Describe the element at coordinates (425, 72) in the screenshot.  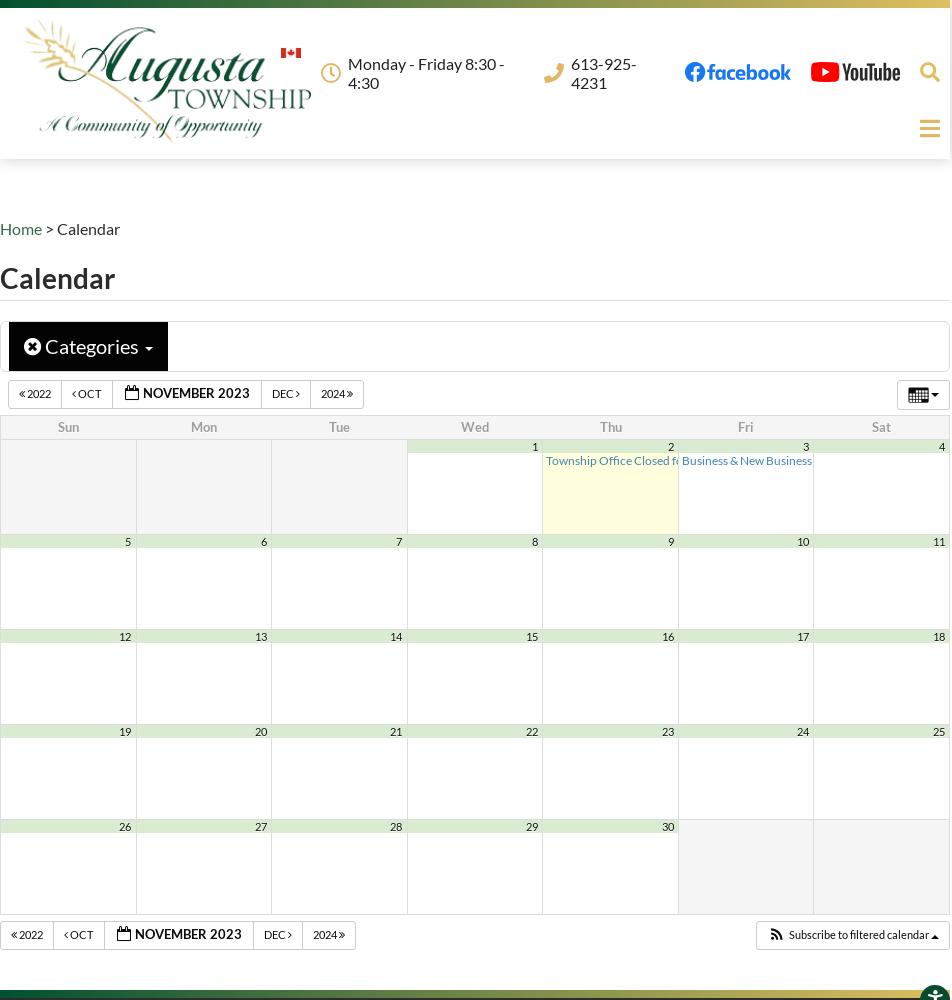
I see `'Monday - Friday

8:30 - 4:30'` at that location.